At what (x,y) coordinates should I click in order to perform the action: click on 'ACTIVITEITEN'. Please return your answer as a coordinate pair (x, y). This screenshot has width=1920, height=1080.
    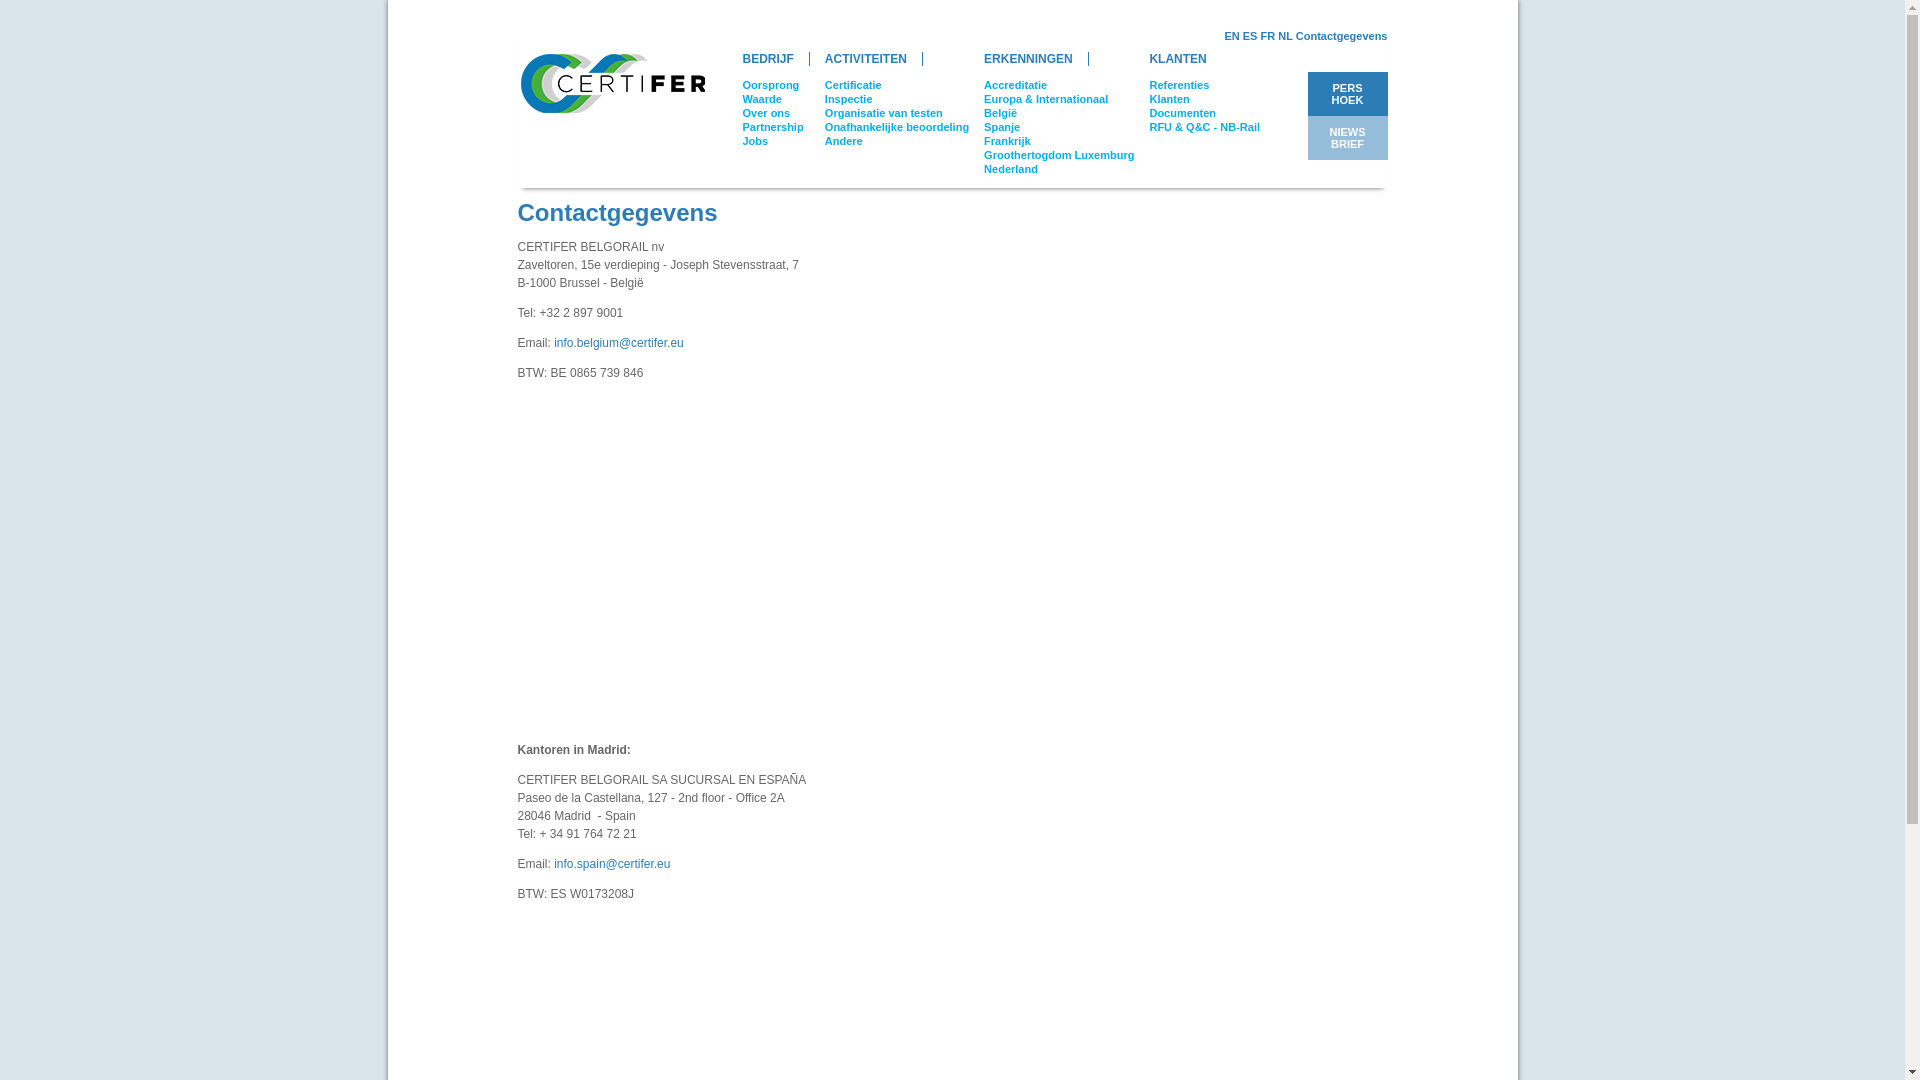
    Looking at the image, I should click on (866, 57).